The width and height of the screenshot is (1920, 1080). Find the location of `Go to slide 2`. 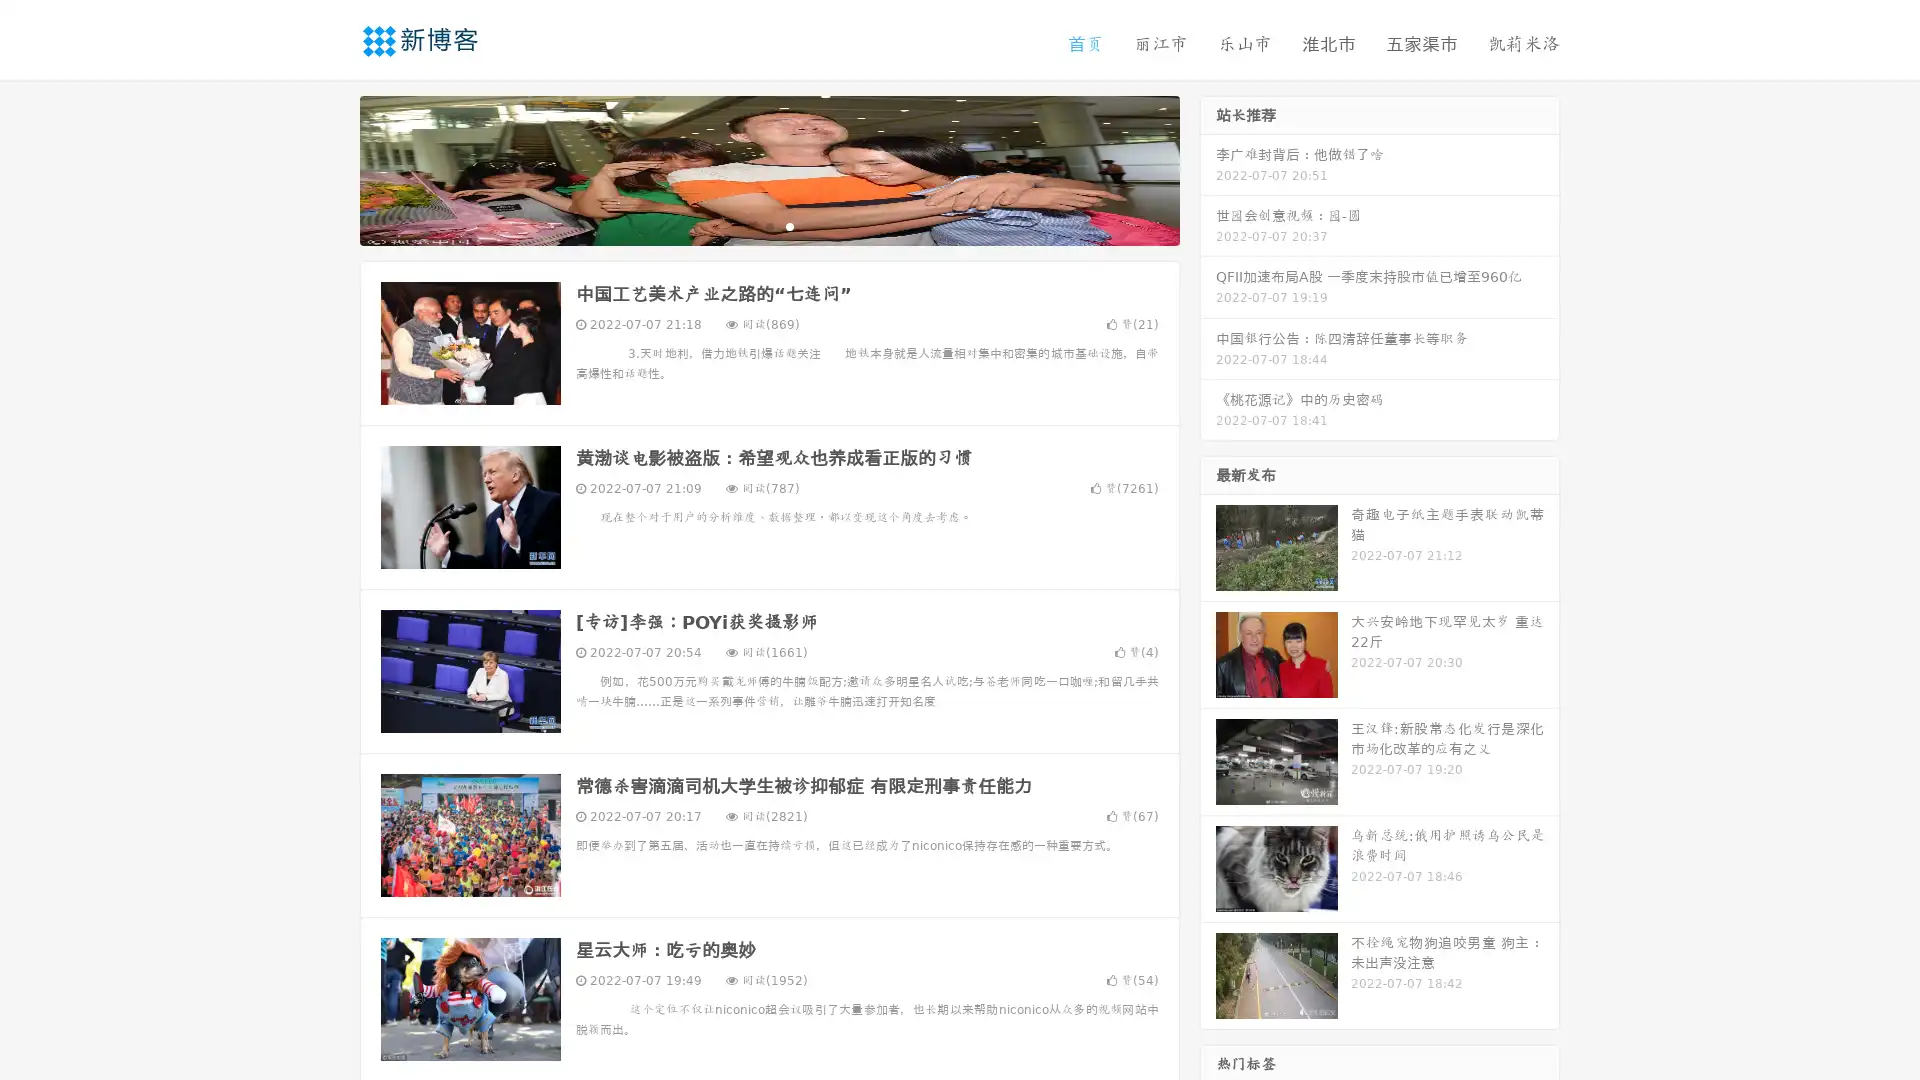

Go to slide 2 is located at coordinates (768, 225).